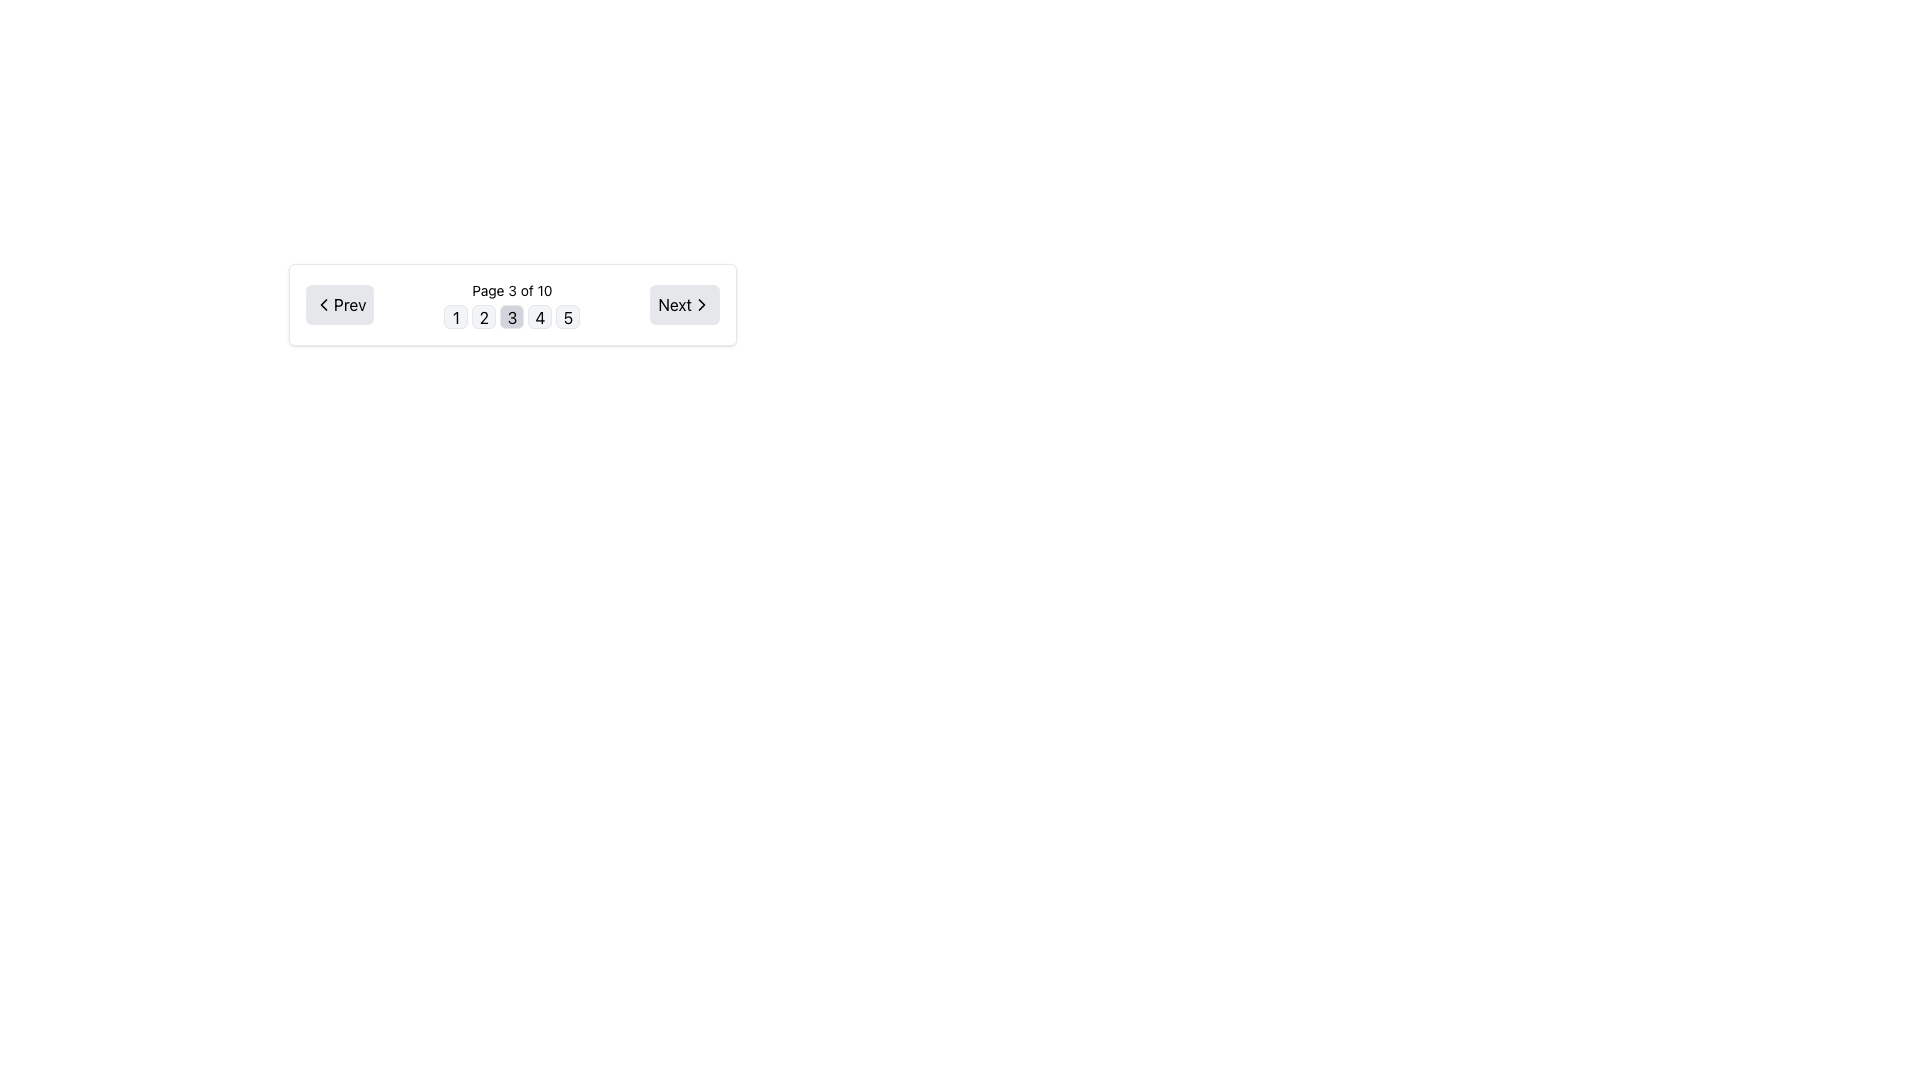 This screenshot has width=1920, height=1080. I want to click on the fifth button in the group, which has a light gray background and contains the numeral '5', so click(567, 315).